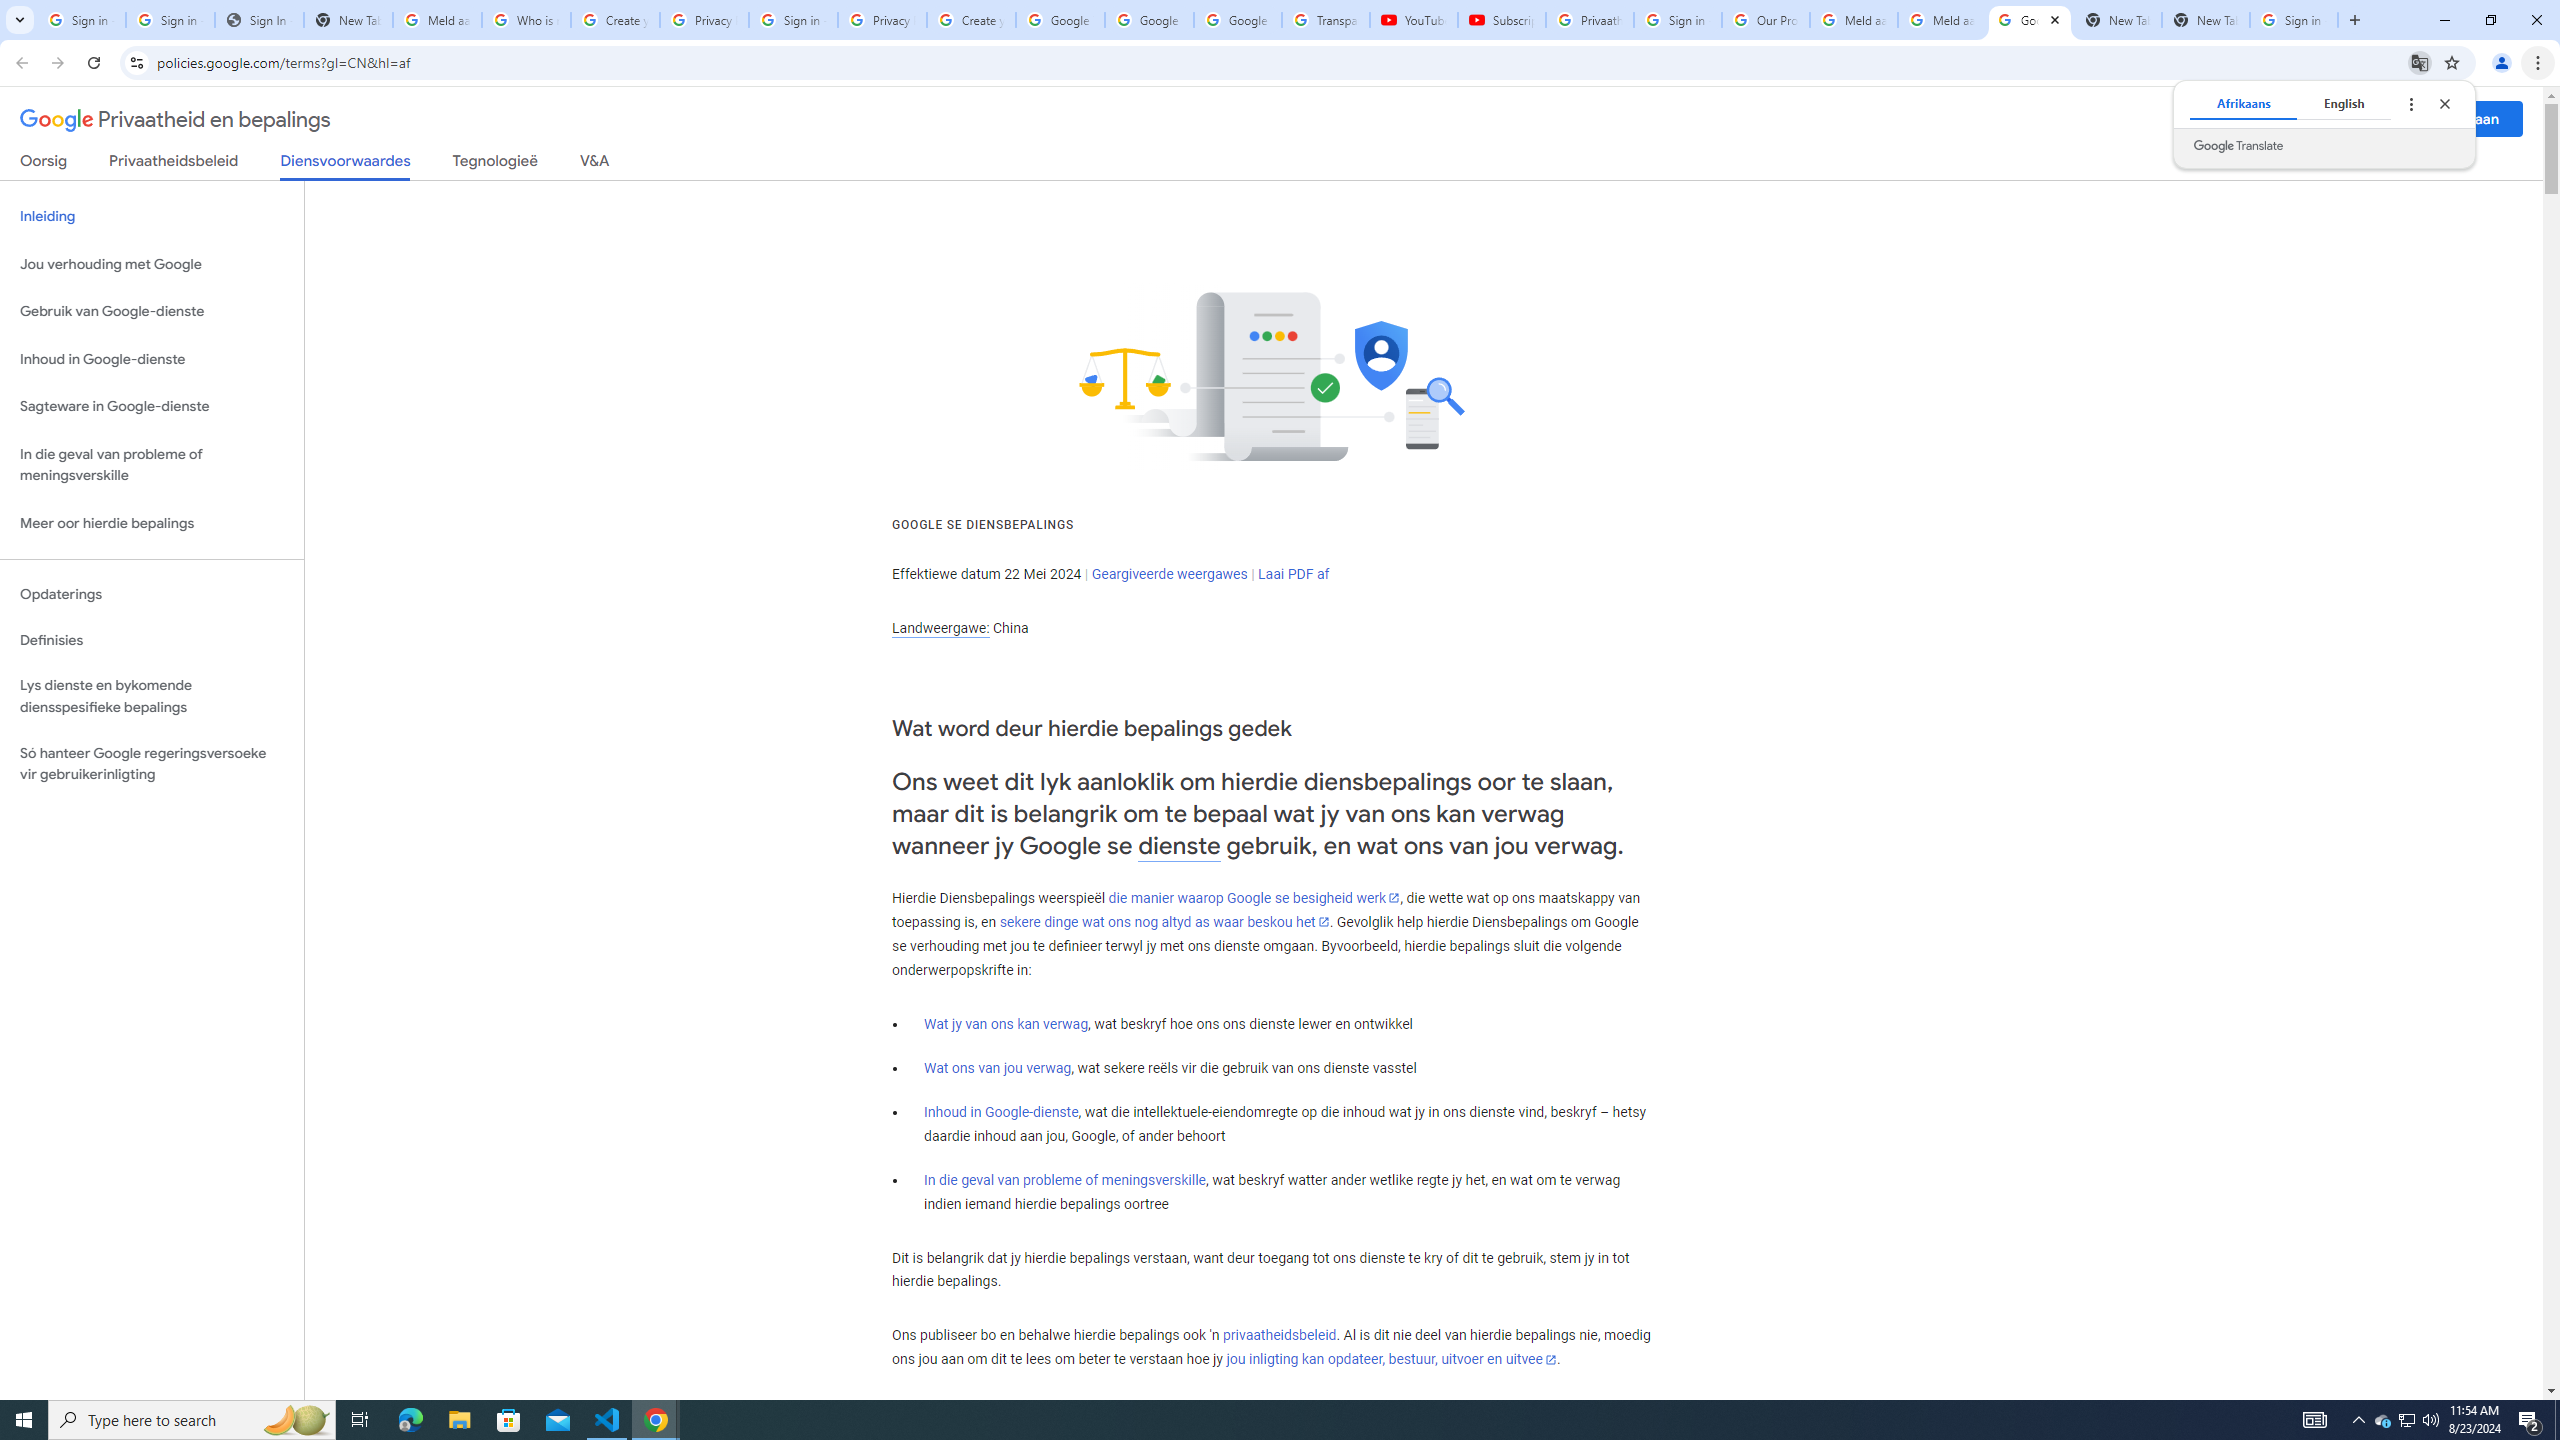 This screenshot has width=2560, height=1440. What do you see at coordinates (2409, 103) in the screenshot?
I see `'Translate options'` at bounding box center [2409, 103].